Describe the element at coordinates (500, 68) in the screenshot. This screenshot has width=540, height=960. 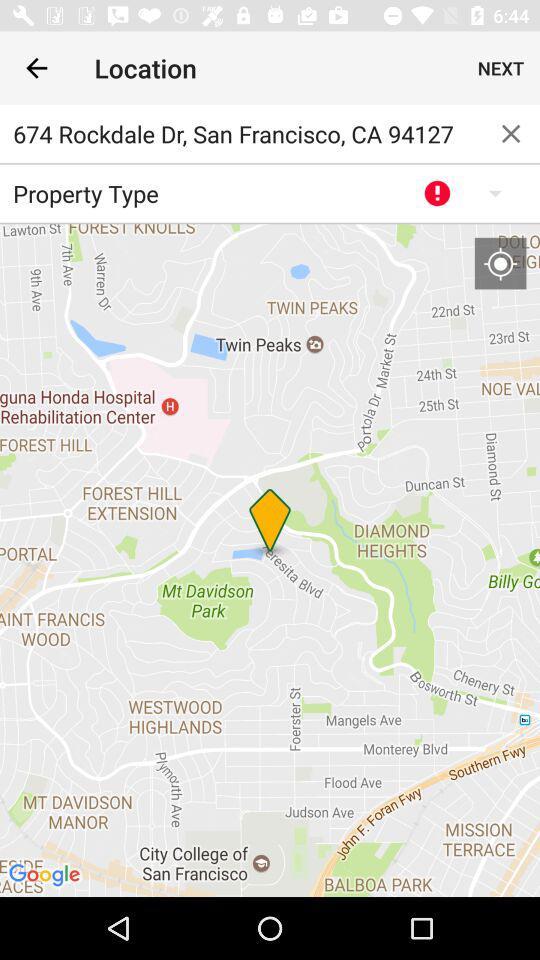
I see `next icon` at that location.